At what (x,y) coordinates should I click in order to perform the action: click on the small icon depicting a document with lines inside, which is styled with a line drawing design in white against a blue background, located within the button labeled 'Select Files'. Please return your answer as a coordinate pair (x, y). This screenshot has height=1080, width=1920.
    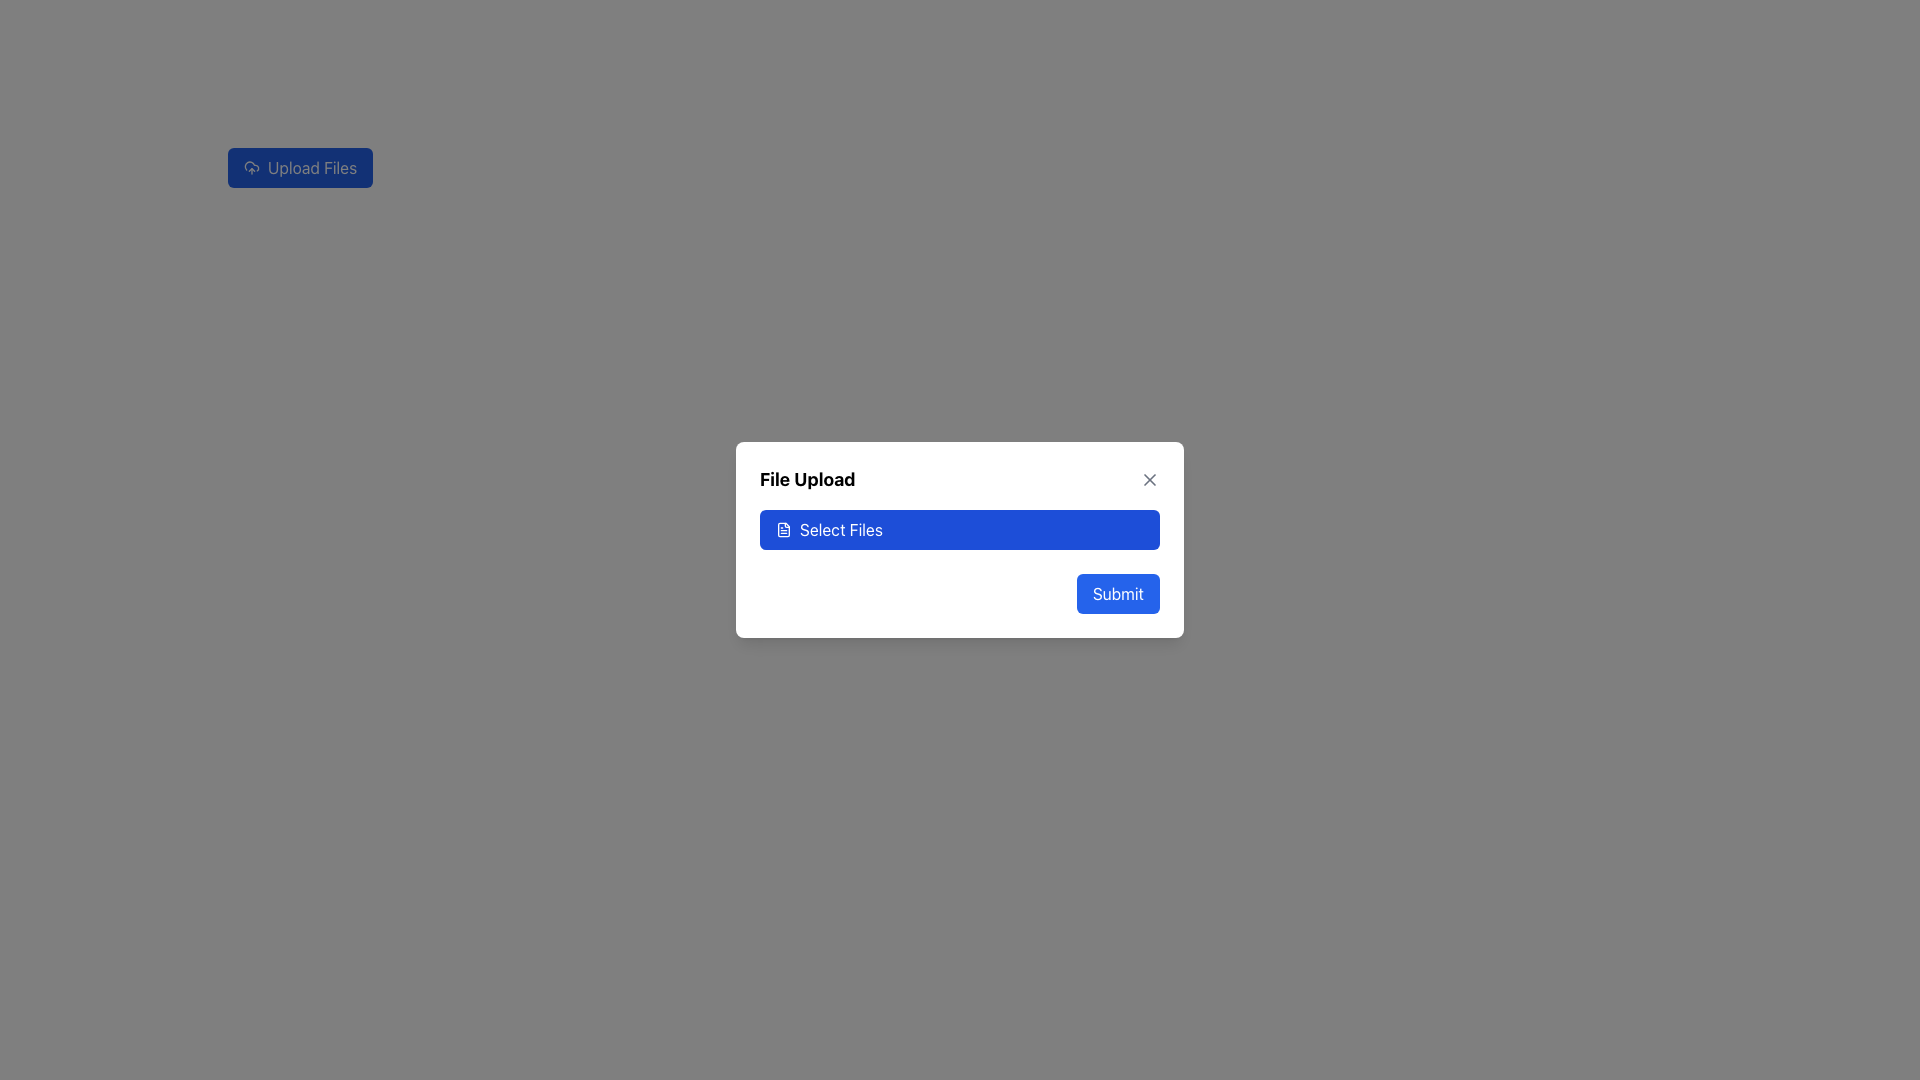
    Looking at the image, I should click on (782, 528).